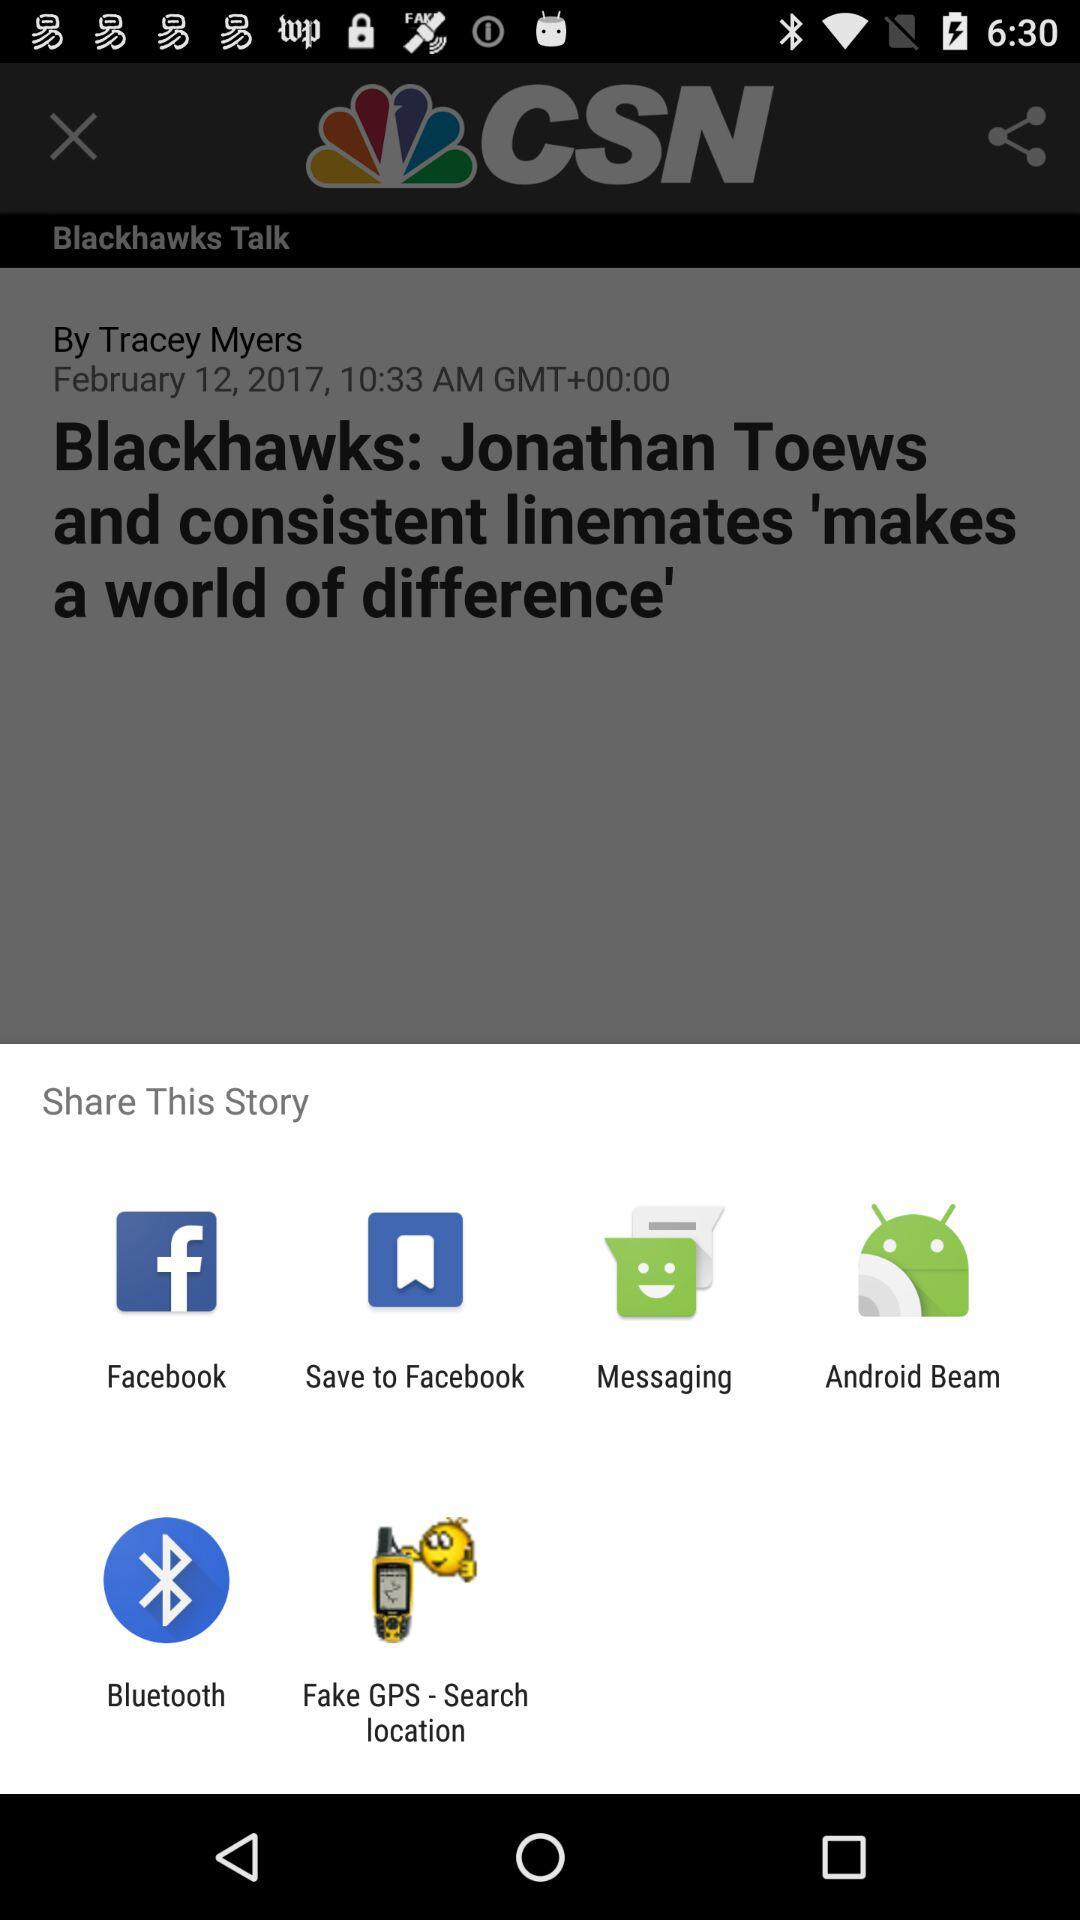  Describe the element at coordinates (414, 1392) in the screenshot. I see `icon to the left of messaging` at that location.